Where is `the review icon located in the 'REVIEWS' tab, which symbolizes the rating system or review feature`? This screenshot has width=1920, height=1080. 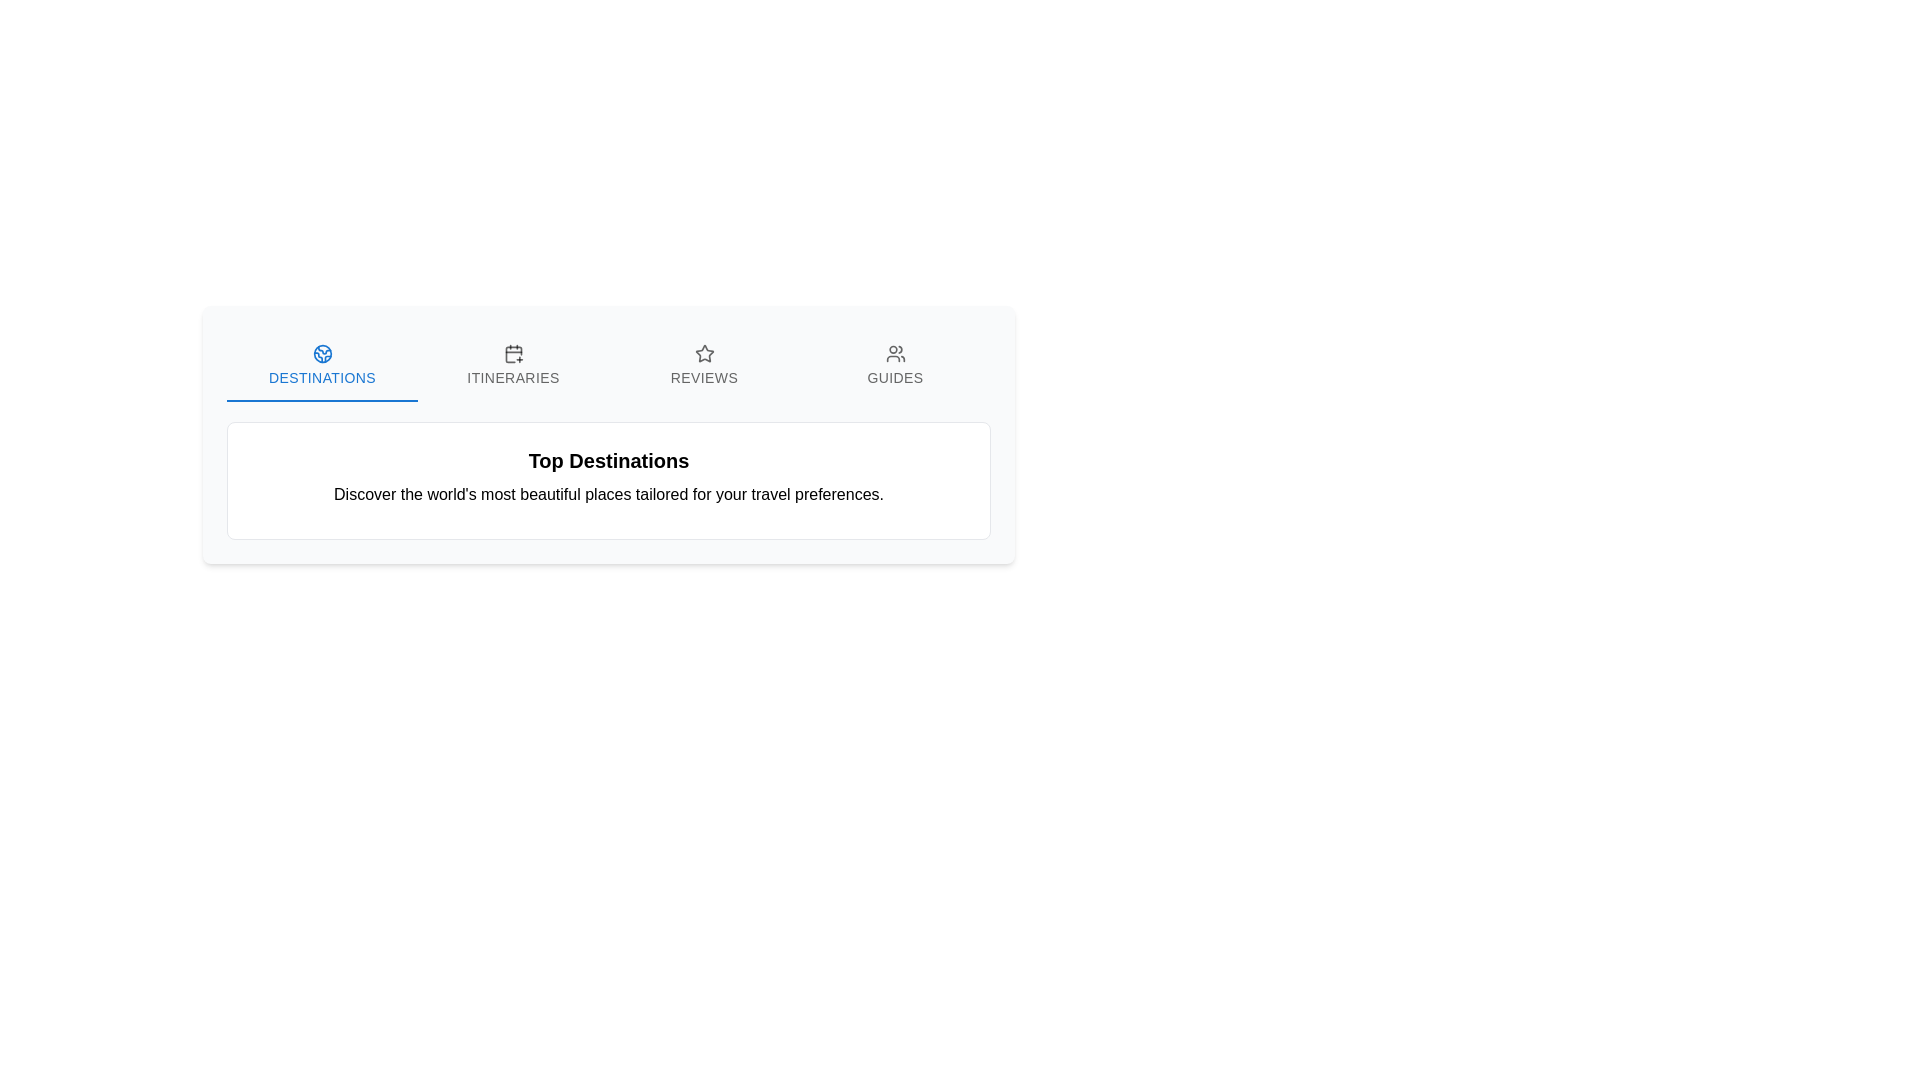 the review icon located in the 'REVIEWS' tab, which symbolizes the rating system or review feature is located at coordinates (704, 352).